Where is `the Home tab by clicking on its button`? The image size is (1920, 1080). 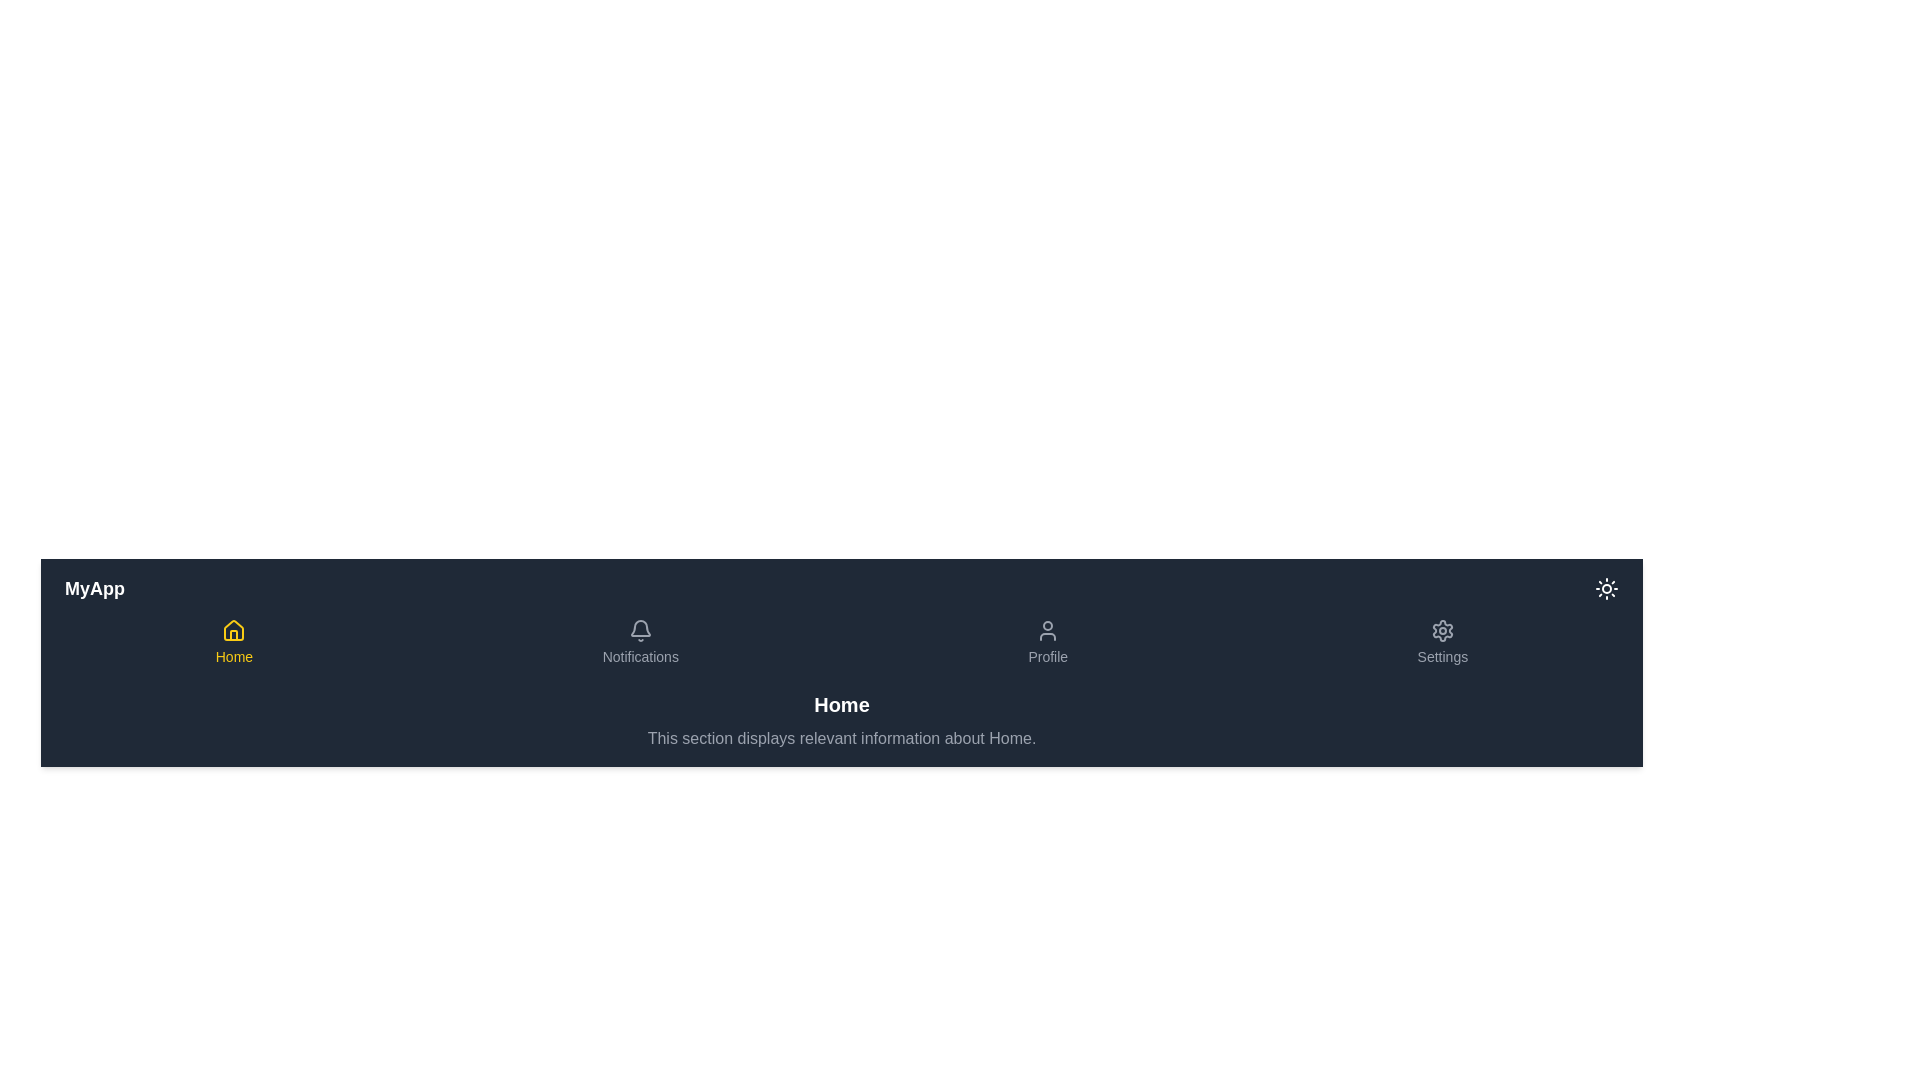
the Home tab by clicking on its button is located at coordinates (234, 643).